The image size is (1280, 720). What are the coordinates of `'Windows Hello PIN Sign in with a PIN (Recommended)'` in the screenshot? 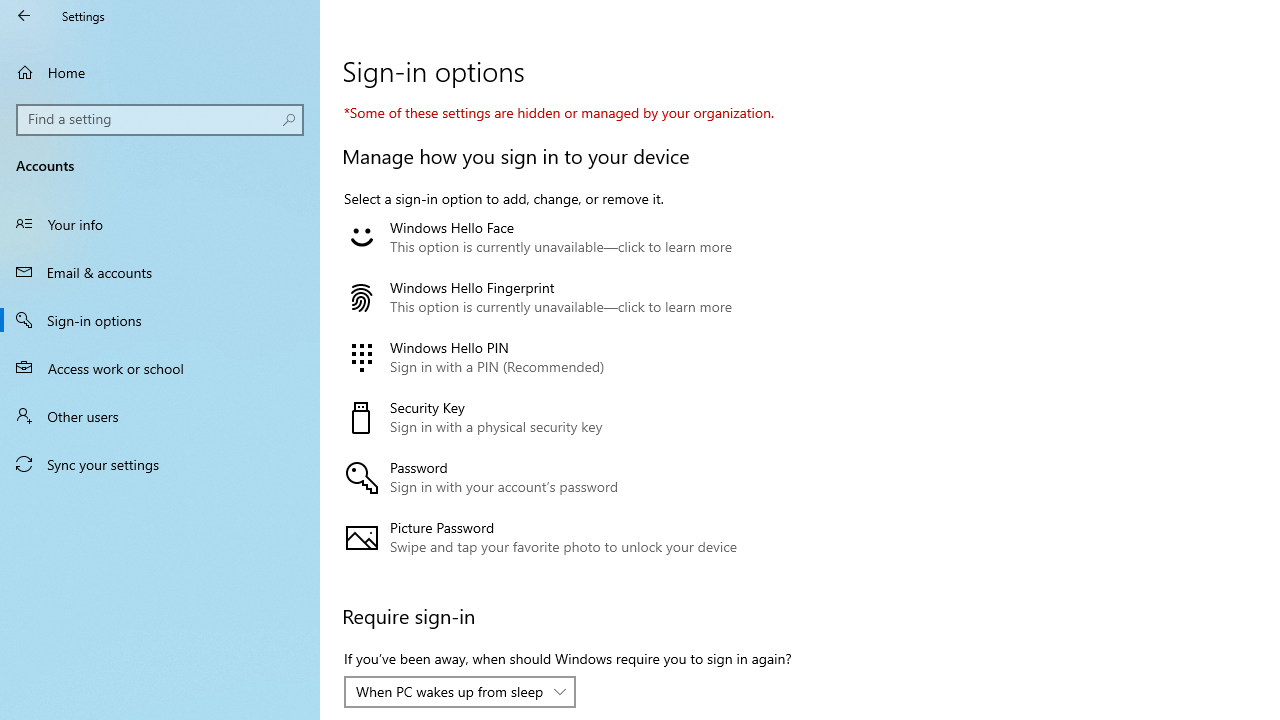 It's located at (562, 357).